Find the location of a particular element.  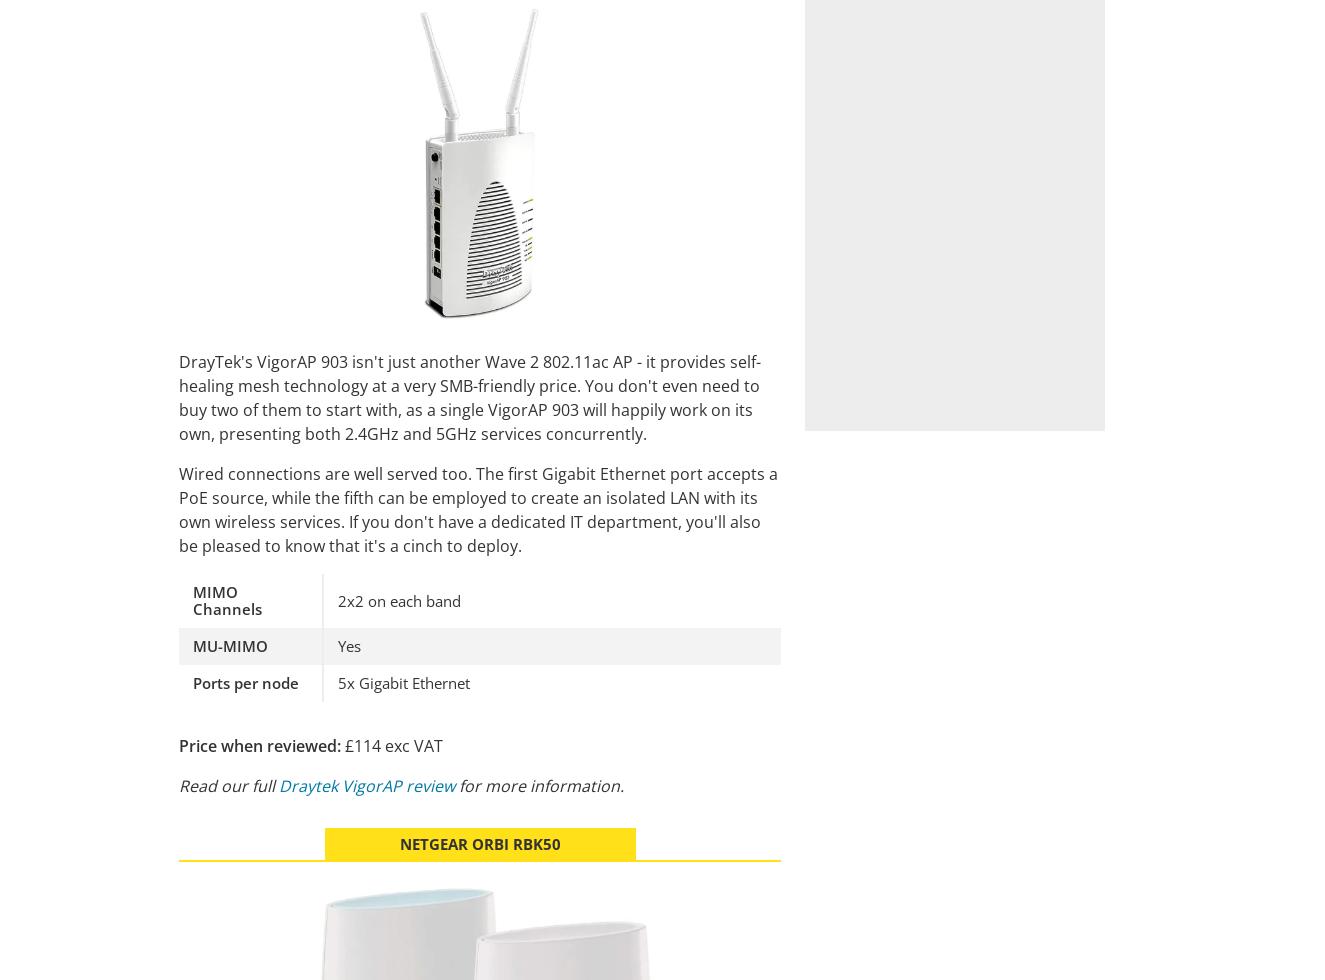

'MU-MIMO' is located at coordinates (230, 645).